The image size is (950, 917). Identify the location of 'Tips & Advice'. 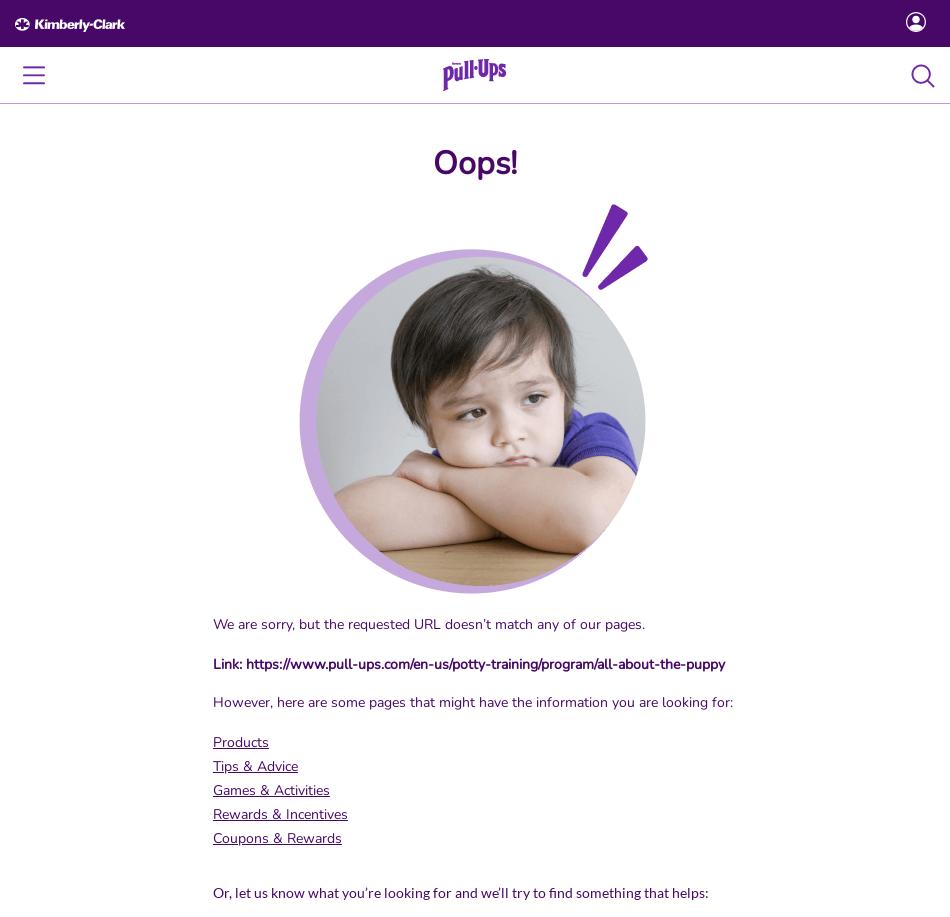
(253, 765).